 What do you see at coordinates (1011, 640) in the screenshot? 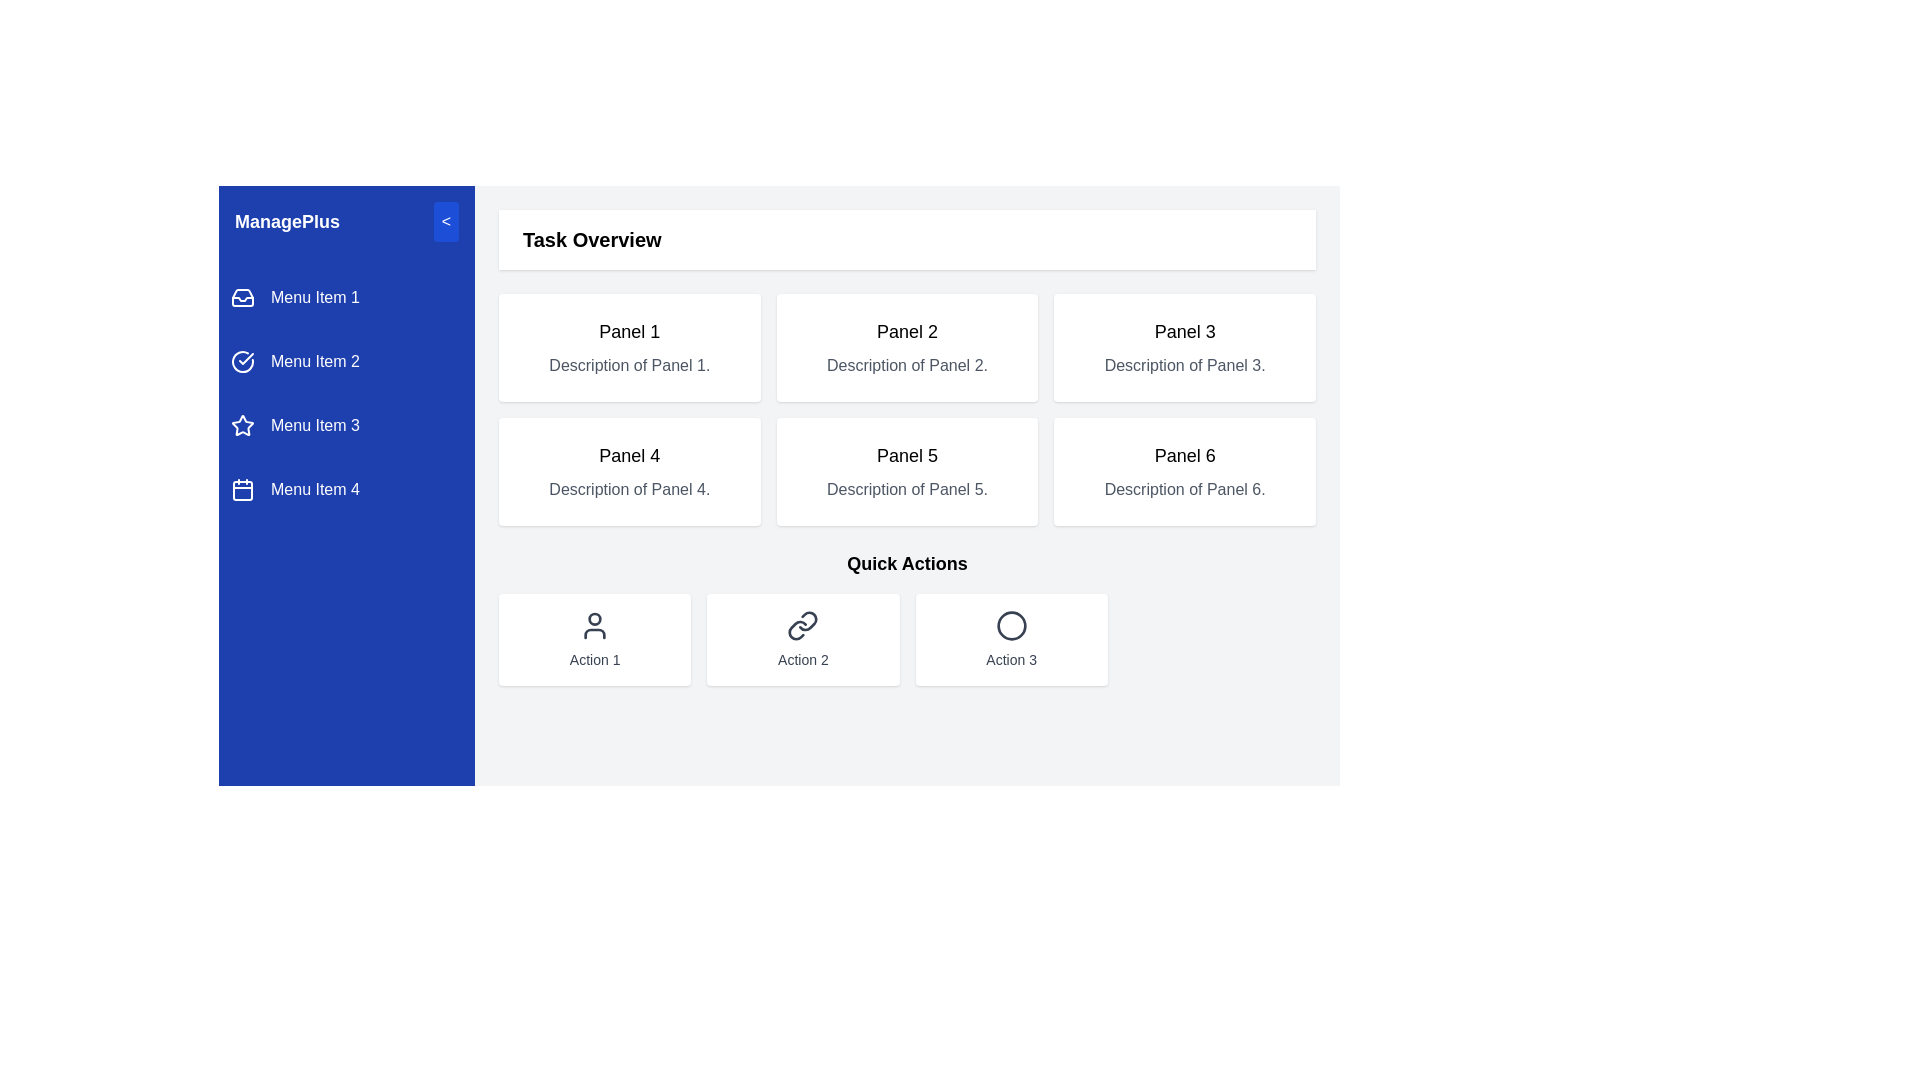
I see `the button labeled 'Action 3' located at the bottom of the 'Quick Actions' grid, specifically the third button in the row after 'Action 1' and 'Action 2'` at bounding box center [1011, 640].